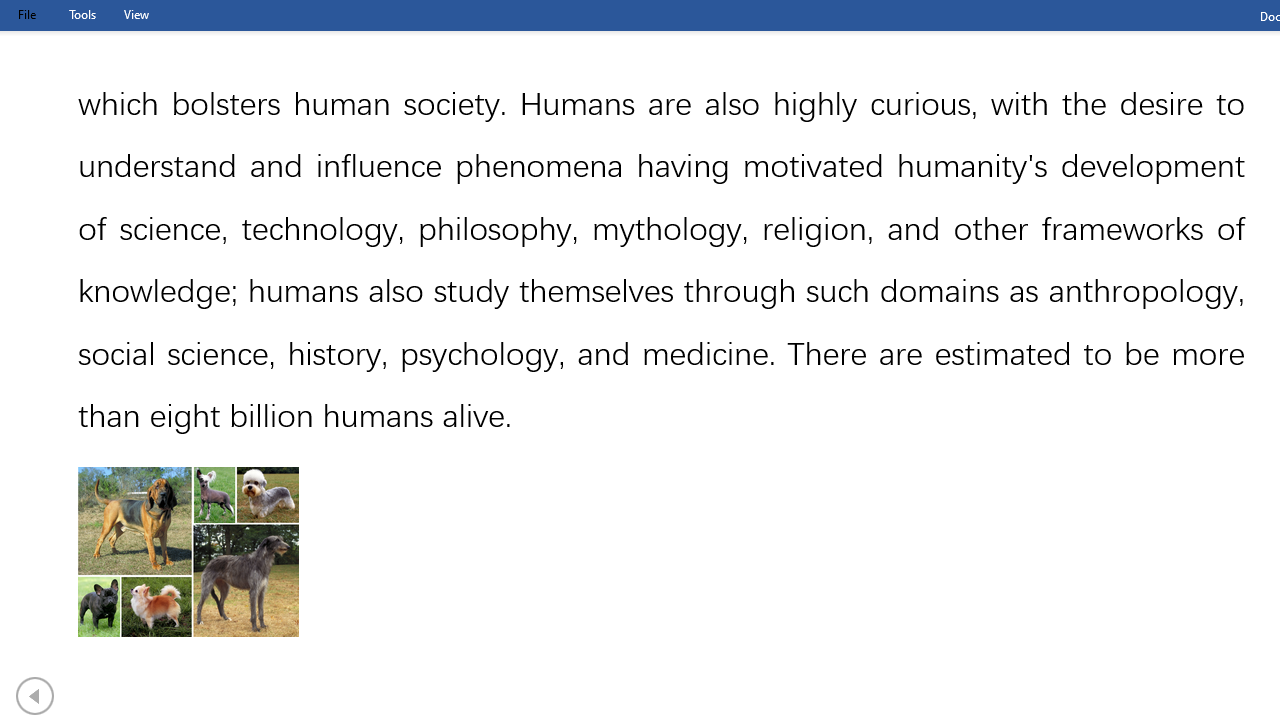 This screenshot has height=720, width=1280. I want to click on 'Morphological variation in six dogs', so click(188, 552).